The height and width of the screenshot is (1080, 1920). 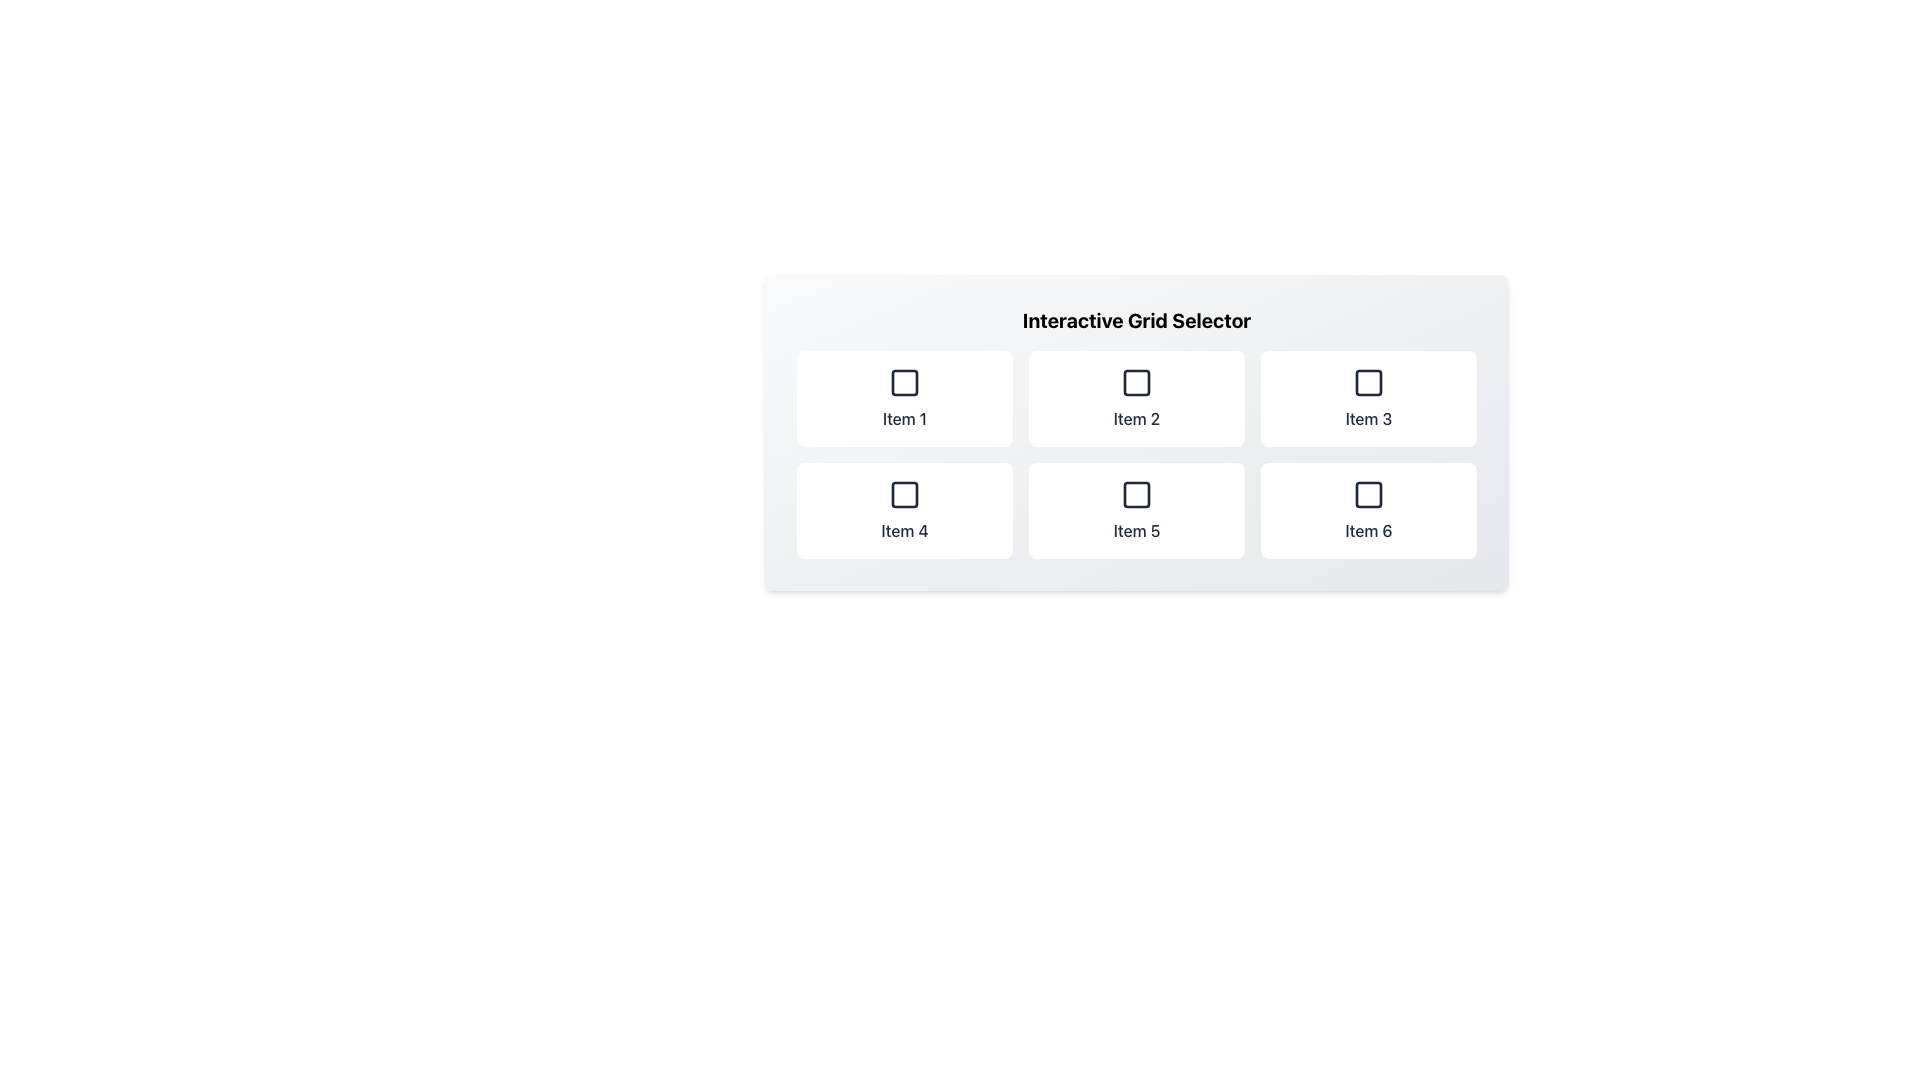 What do you see at coordinates (1367, 382) in the screenshot?
I see `the checkbox in the third square of the top row in the 'Interactive Grid Selector'` at bounding box center [1367, 382].